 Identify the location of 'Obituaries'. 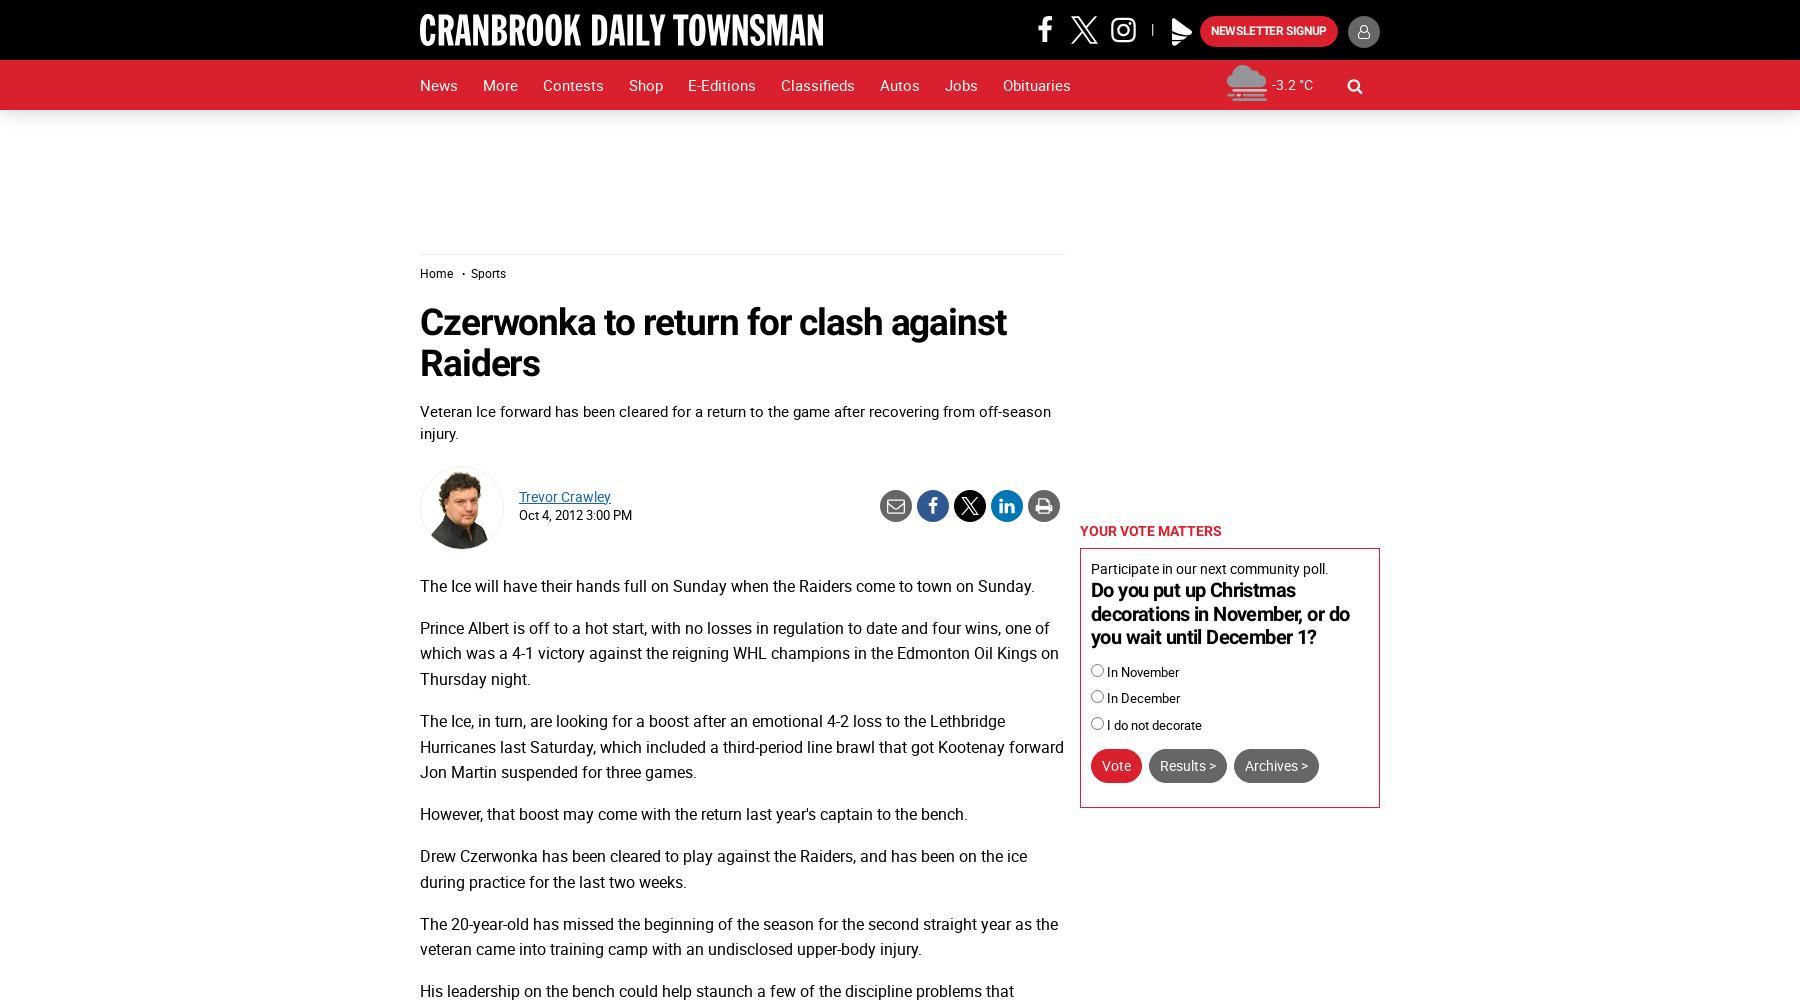
(1001, 85).